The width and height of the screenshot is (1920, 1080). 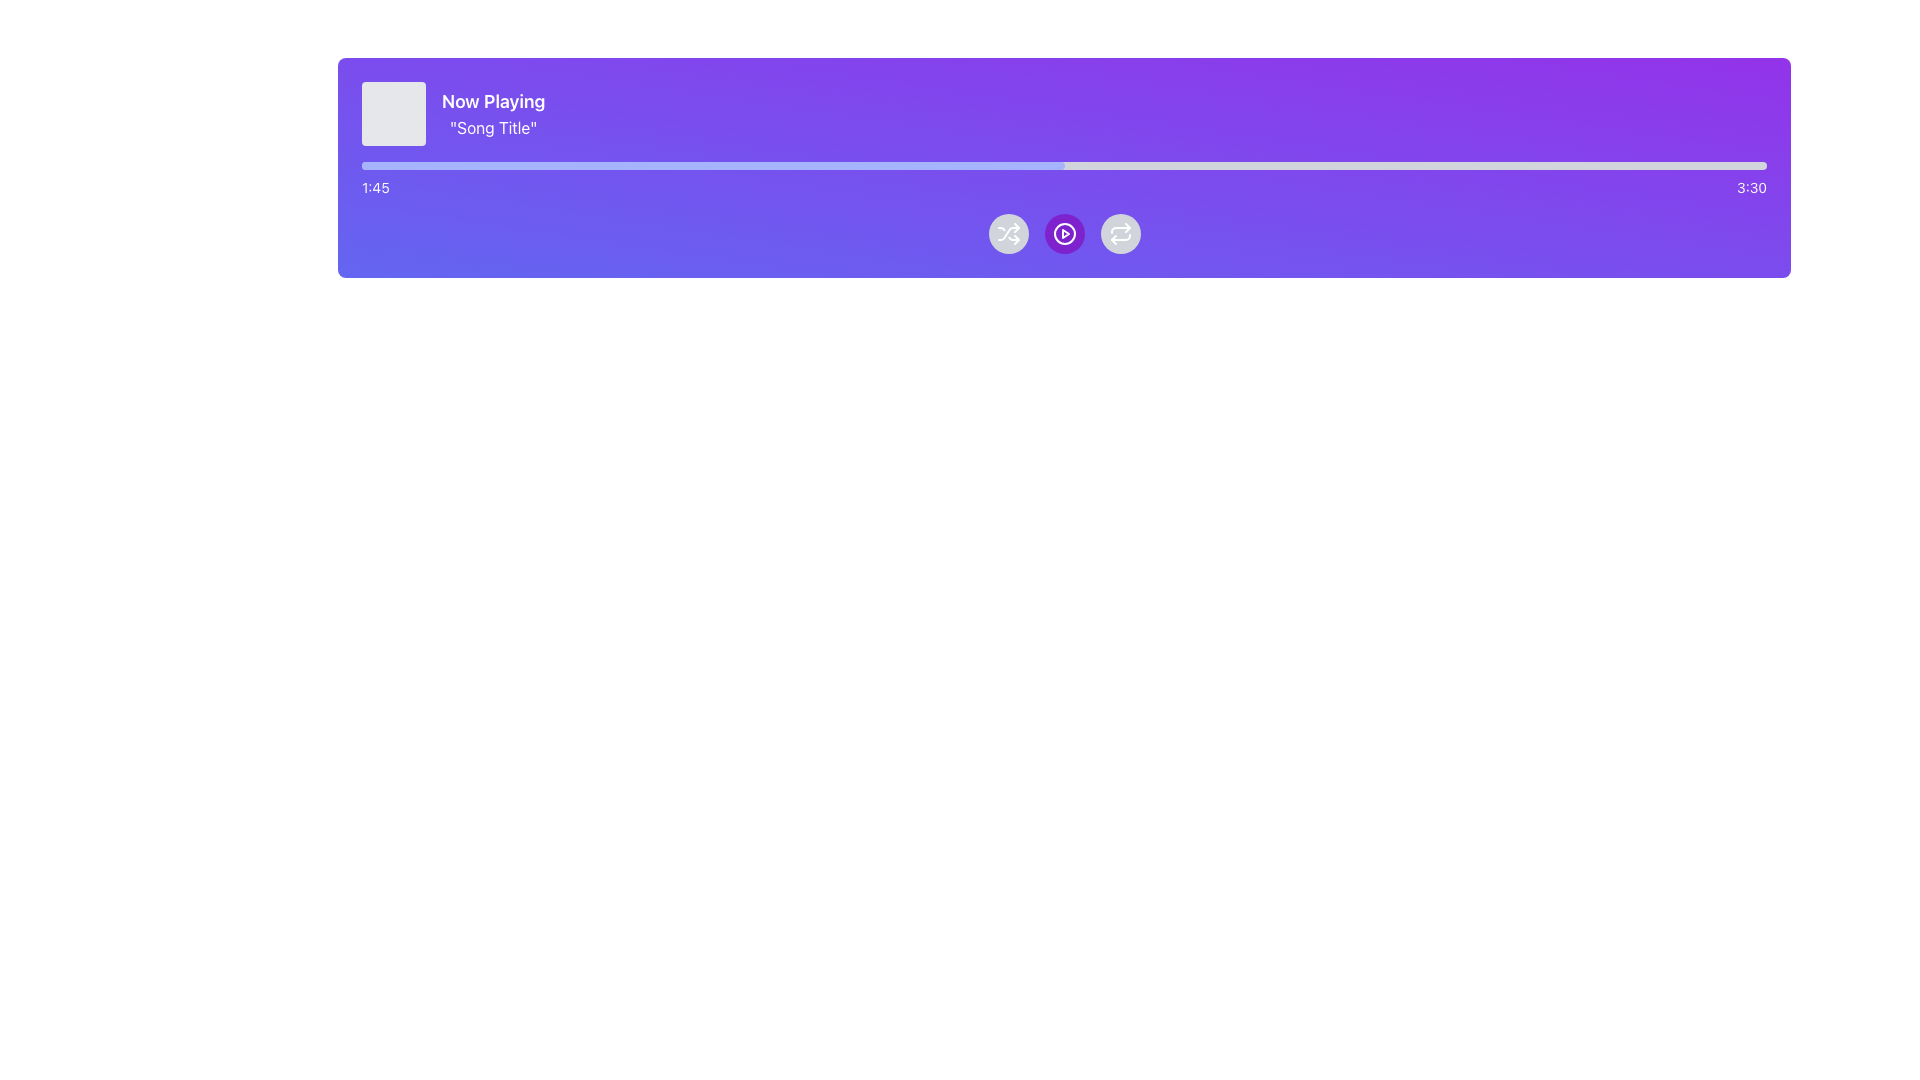 I want to click on the progress bar, which has a gray background and indigo filling, to seek a different playback position, so click(x=1063, y=180).